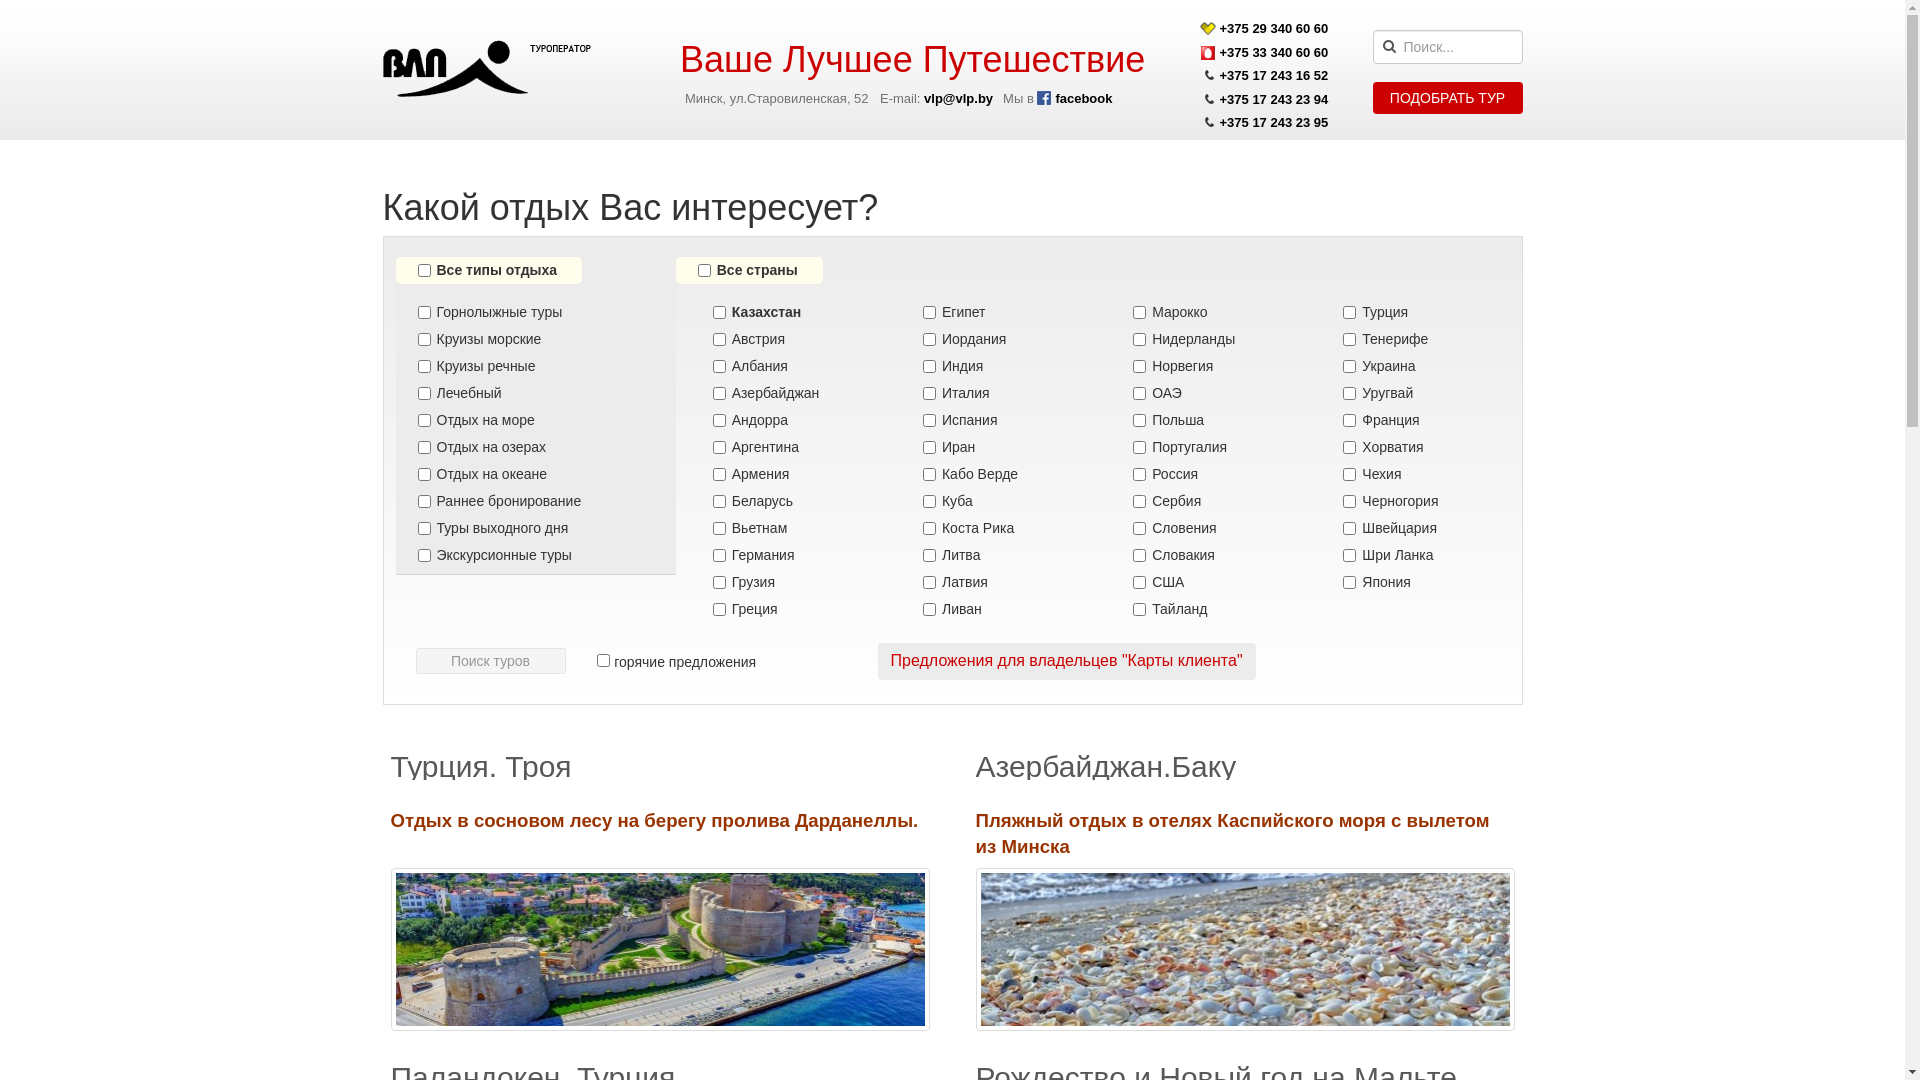 The image size is (1920, 1080). What do you see at coordinates (1273, 122) in the screenshot?
I see `'+375 17 243 23 95'` at bounding box center [1273, 122].